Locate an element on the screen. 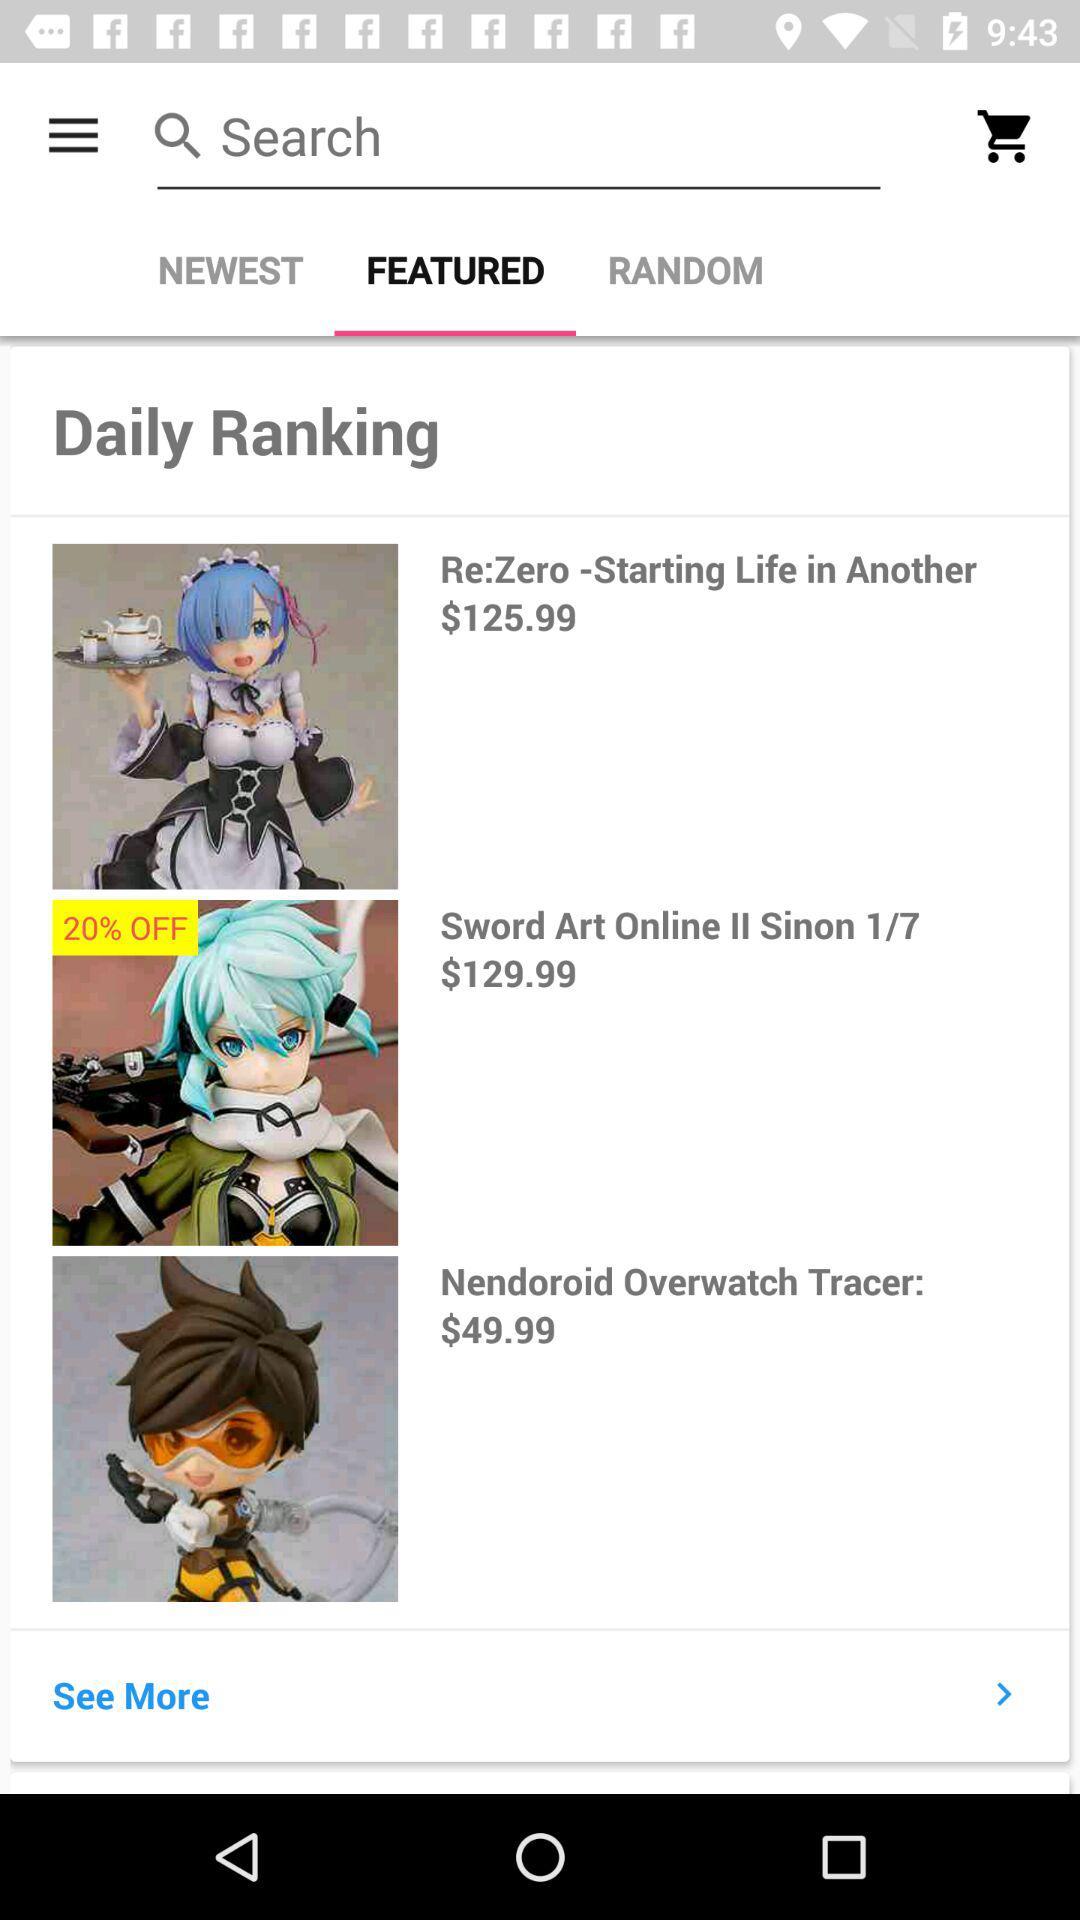 The width and height of the screenshot is (1080, 1920). random icon is located at coordinates (684, 269).